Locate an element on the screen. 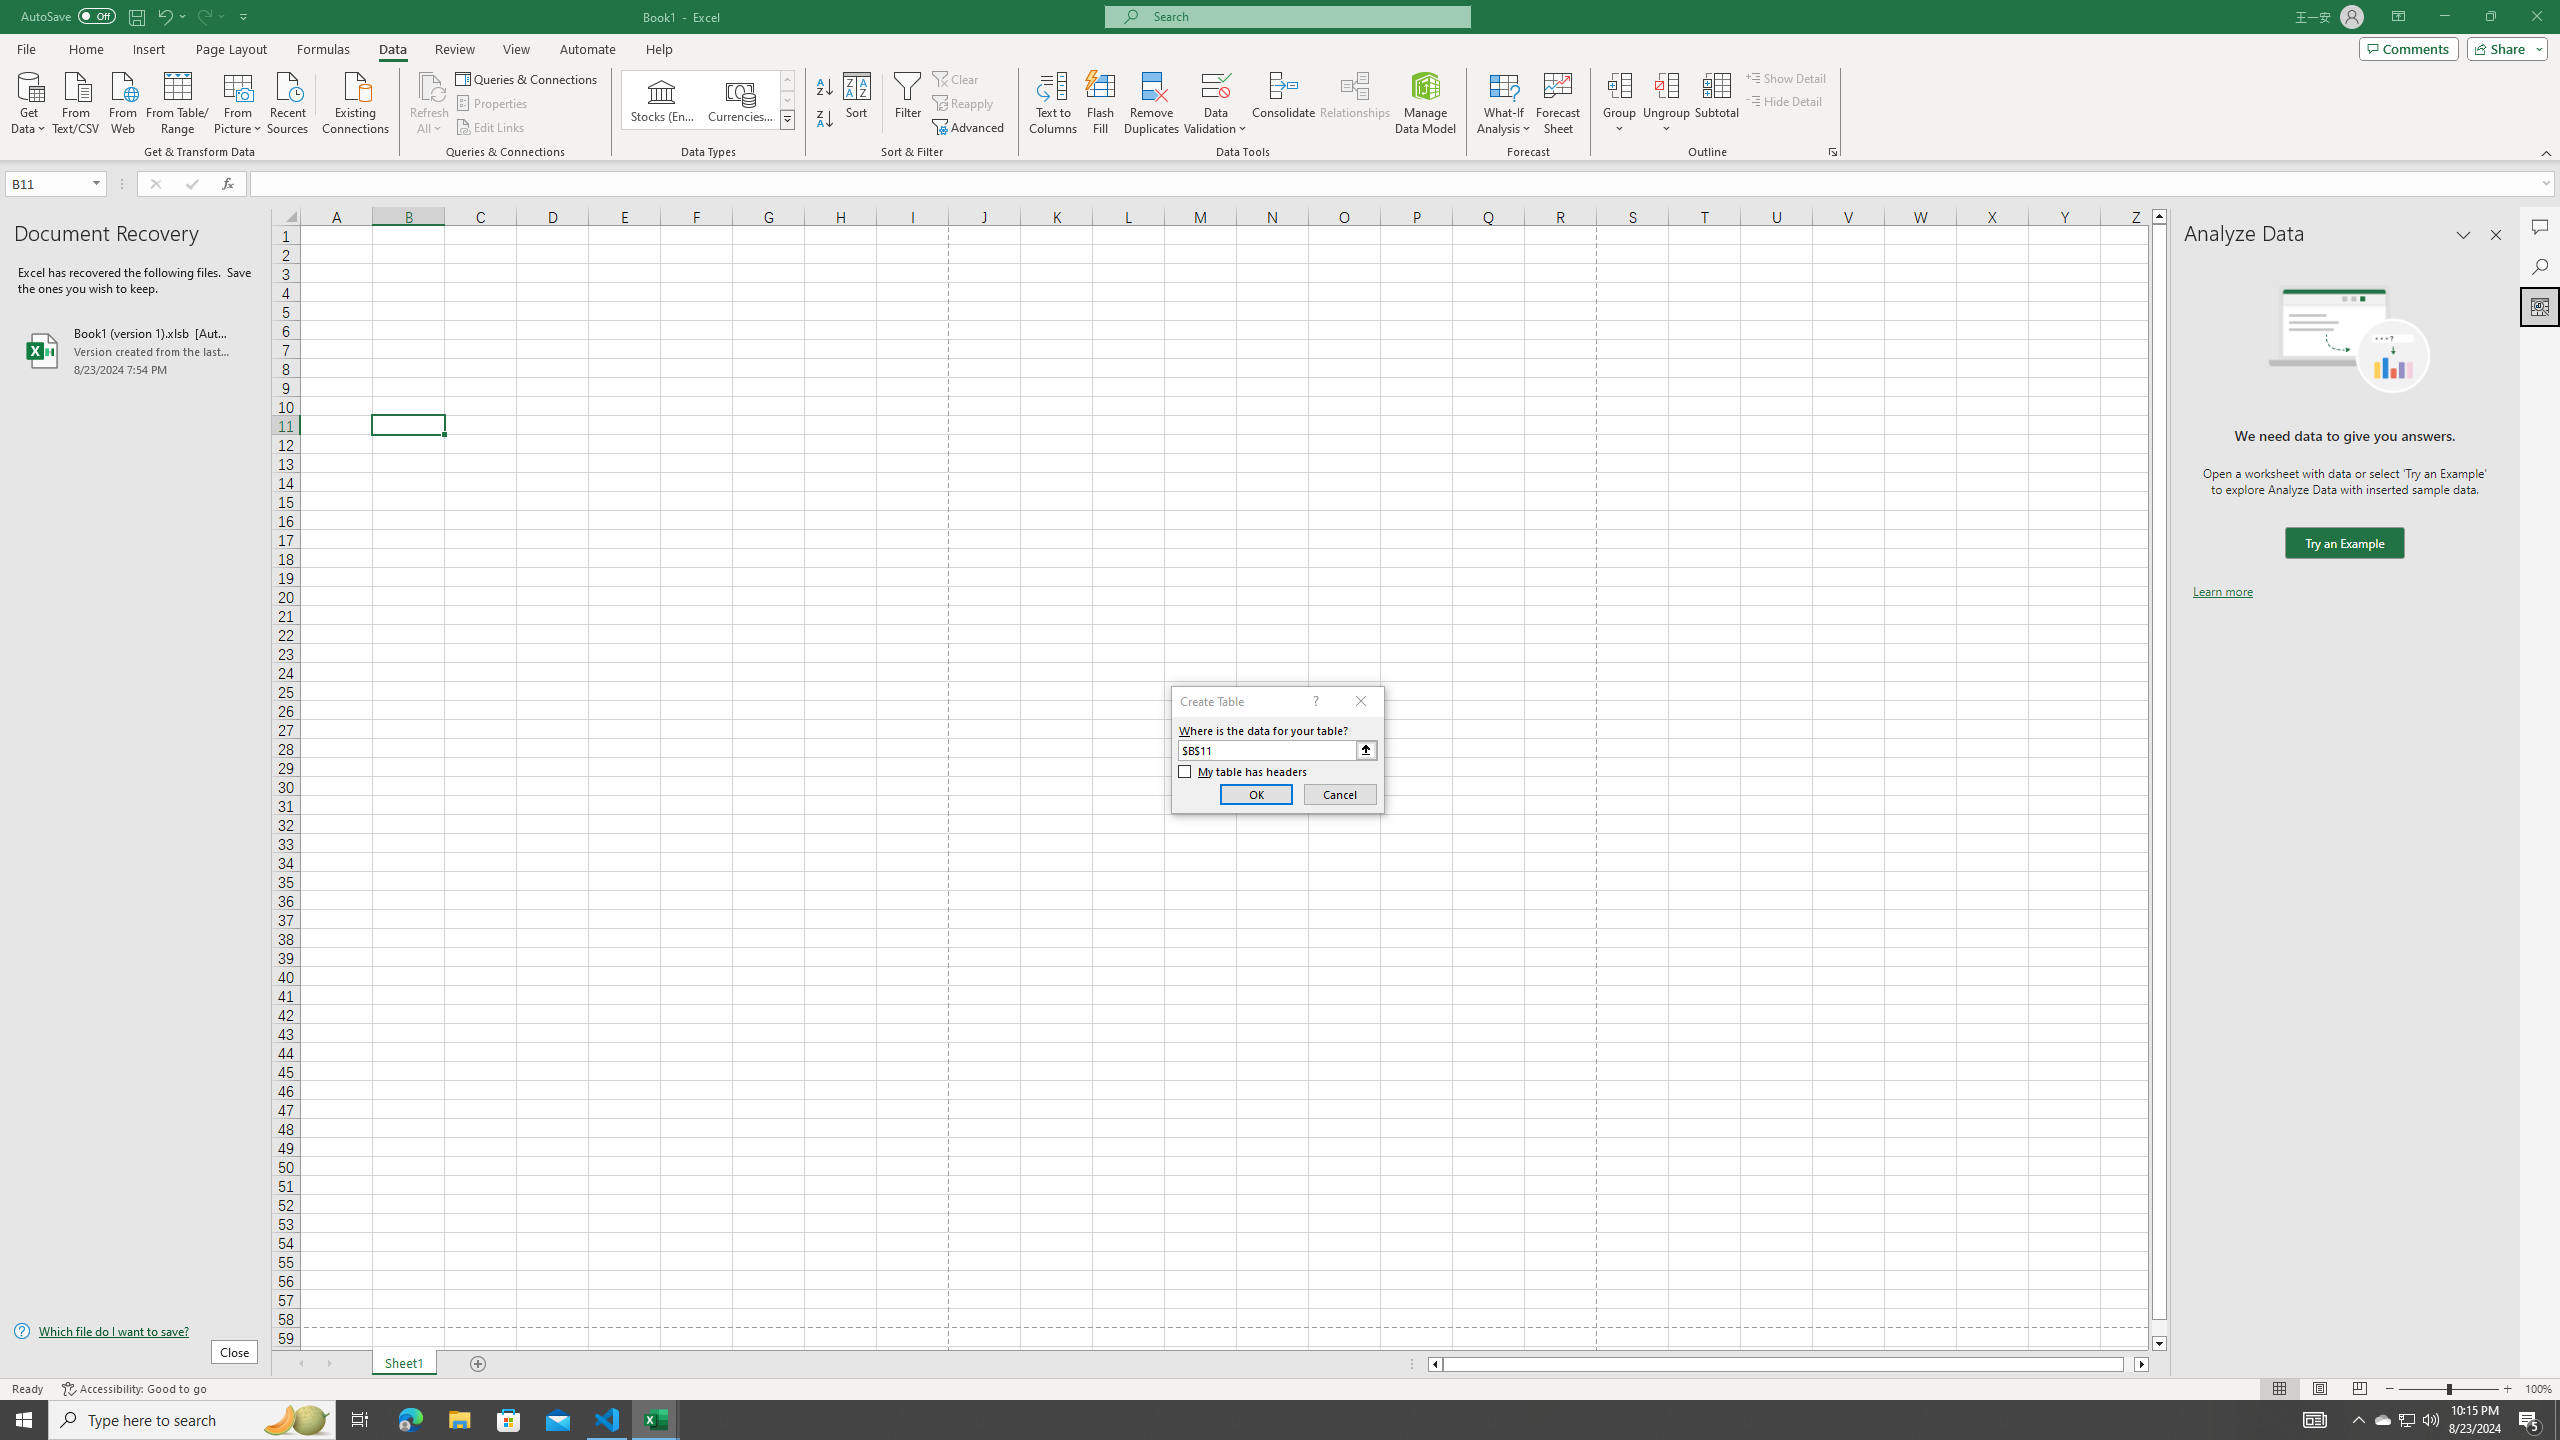 This screenshot has height=1440, width=2560. 'Row up' is located at coordinates (787, 80).